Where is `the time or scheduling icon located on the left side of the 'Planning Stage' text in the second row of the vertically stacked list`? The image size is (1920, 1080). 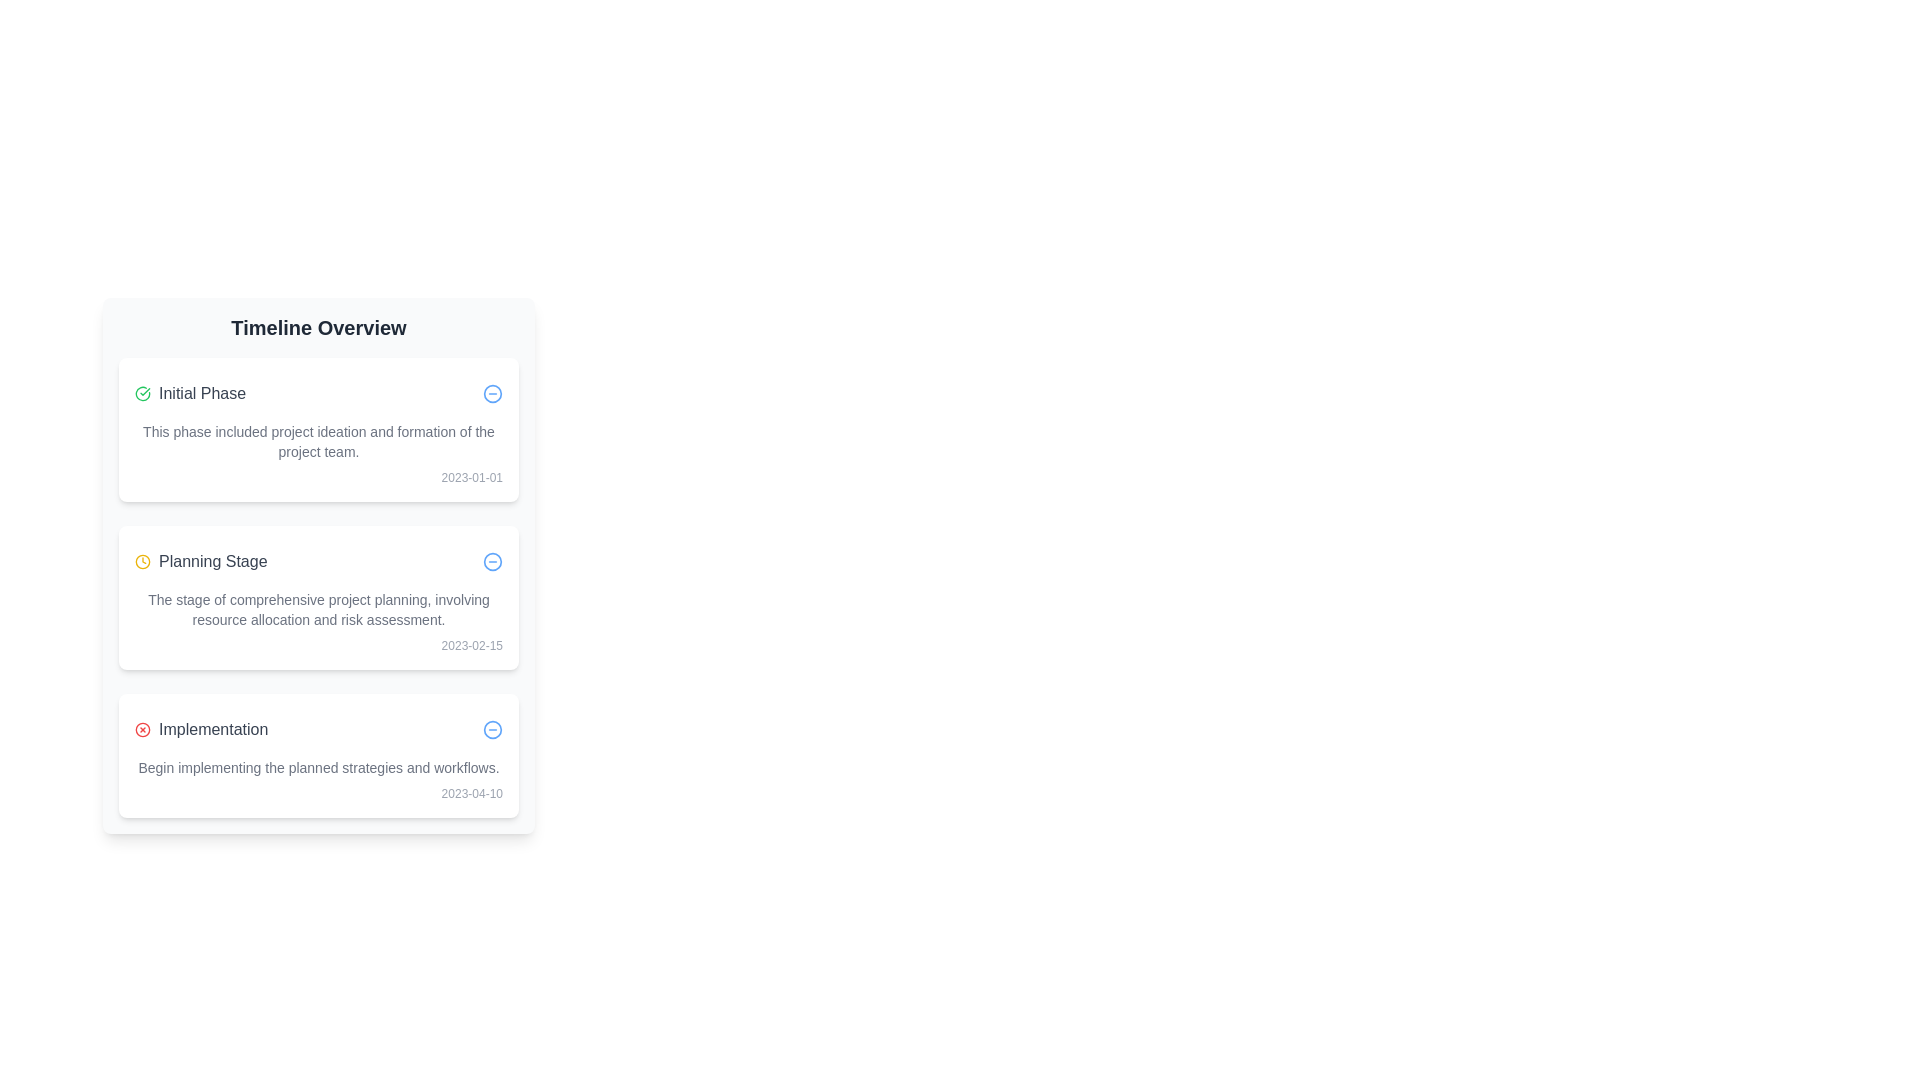
the time or scheduling icon located on the left side of the 'Planning Stage' text in the second row of the vertically stacked list is located at coordinates (142, 562).